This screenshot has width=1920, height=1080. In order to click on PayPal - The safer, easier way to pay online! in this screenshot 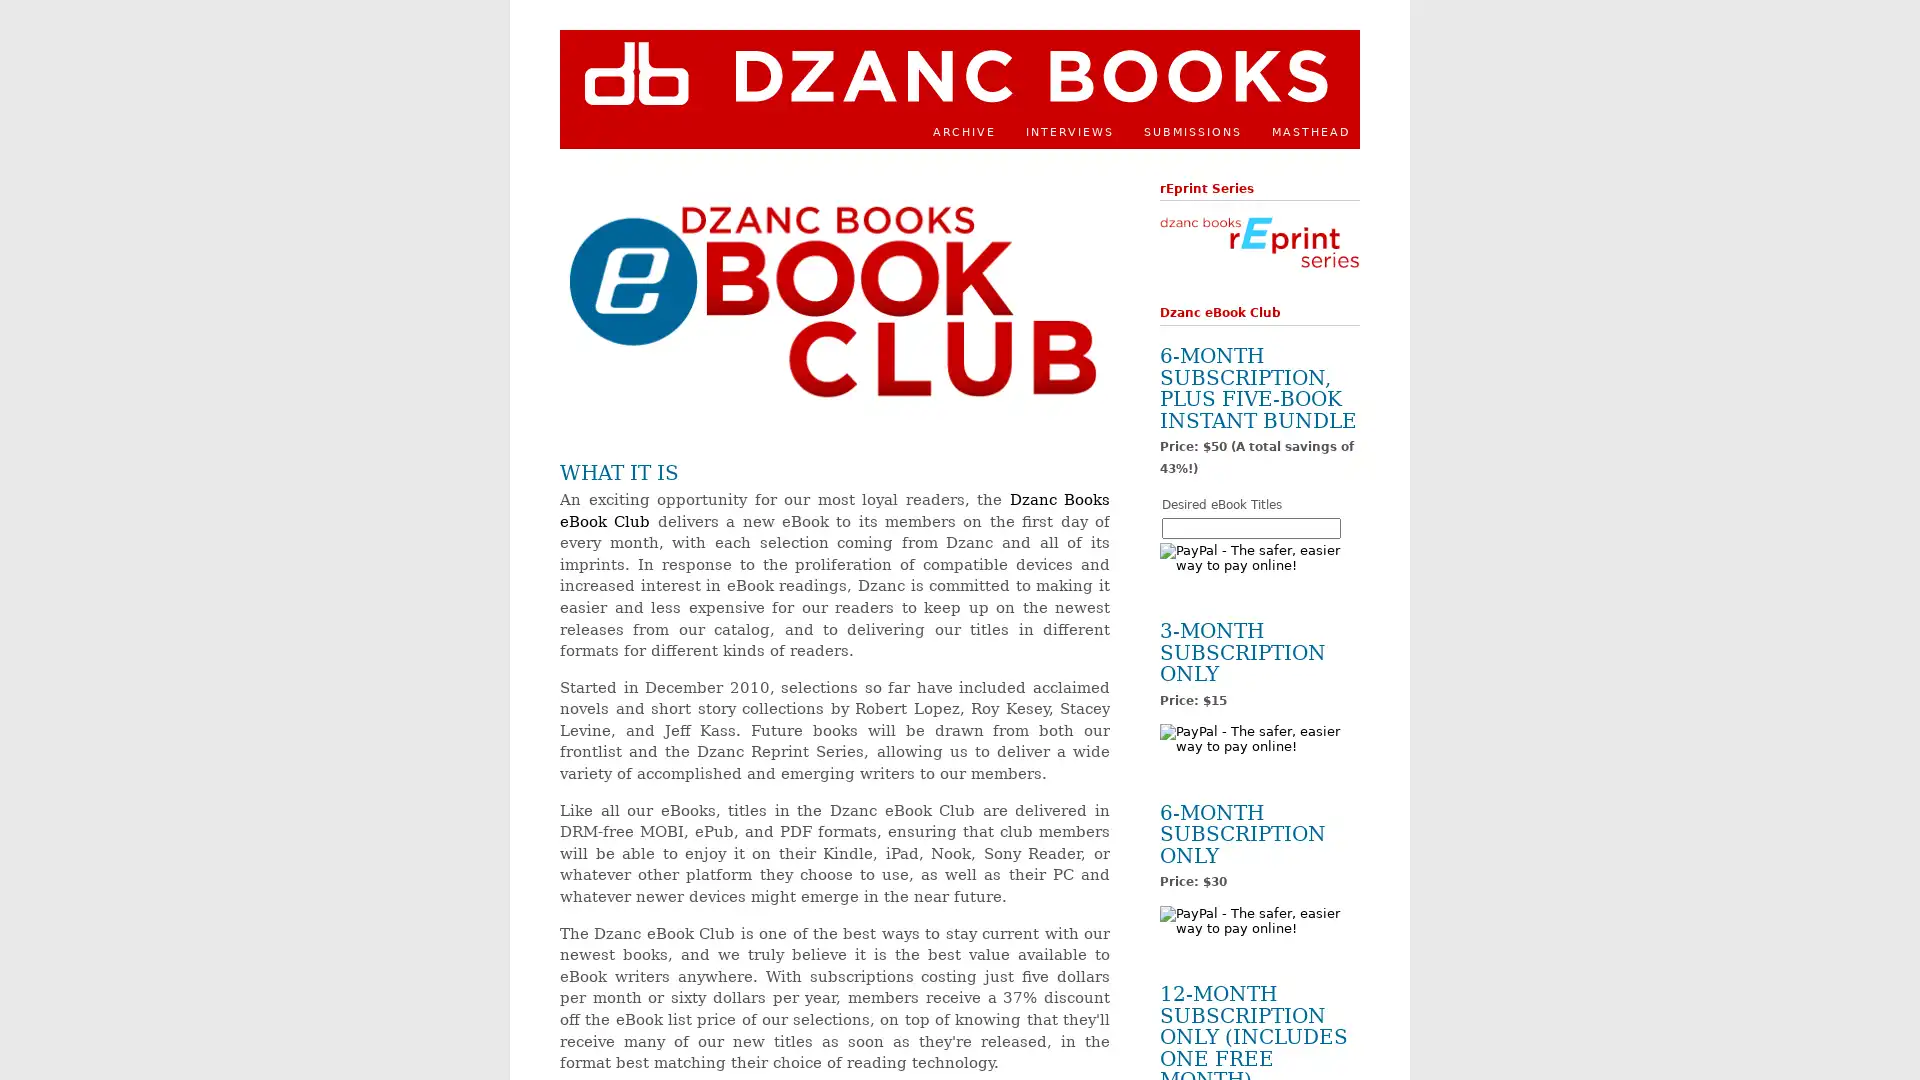, I will do `click(1258, 739)`.